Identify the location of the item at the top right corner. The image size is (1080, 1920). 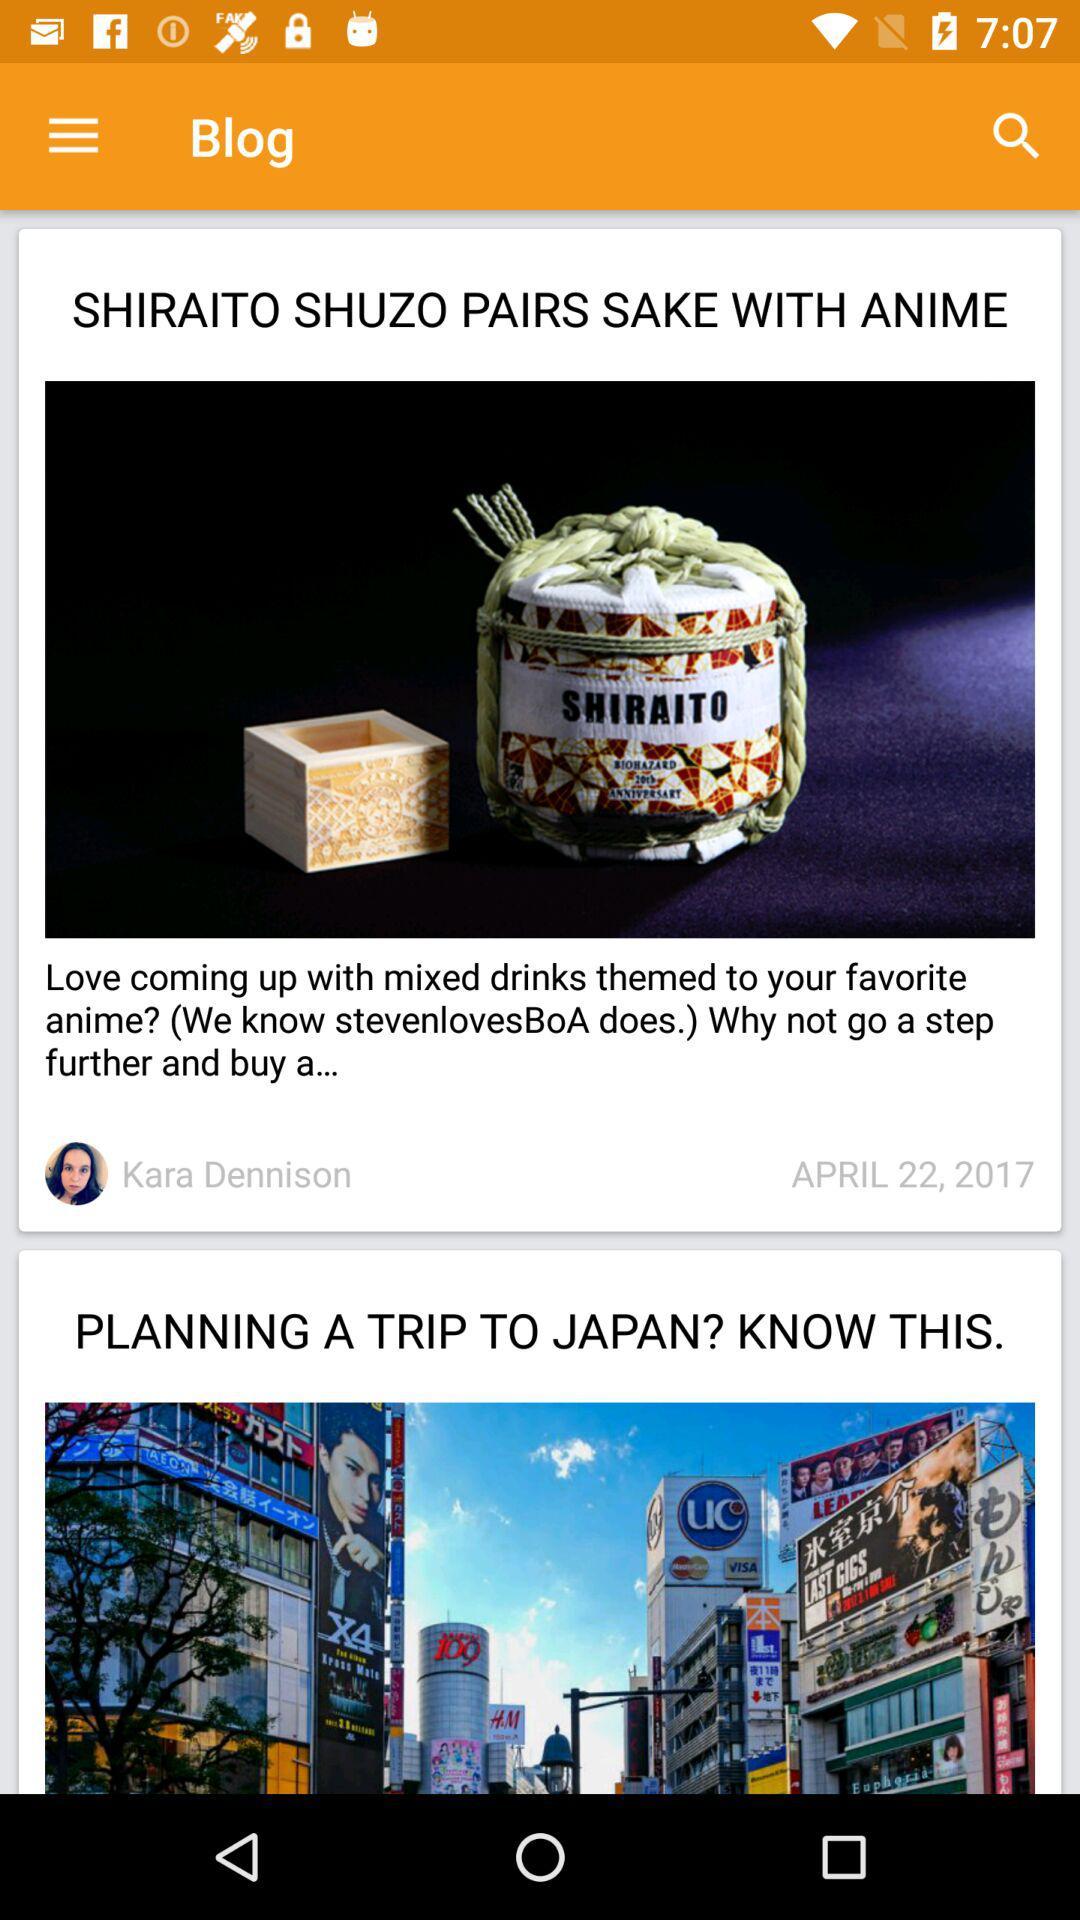
(1017, 135).